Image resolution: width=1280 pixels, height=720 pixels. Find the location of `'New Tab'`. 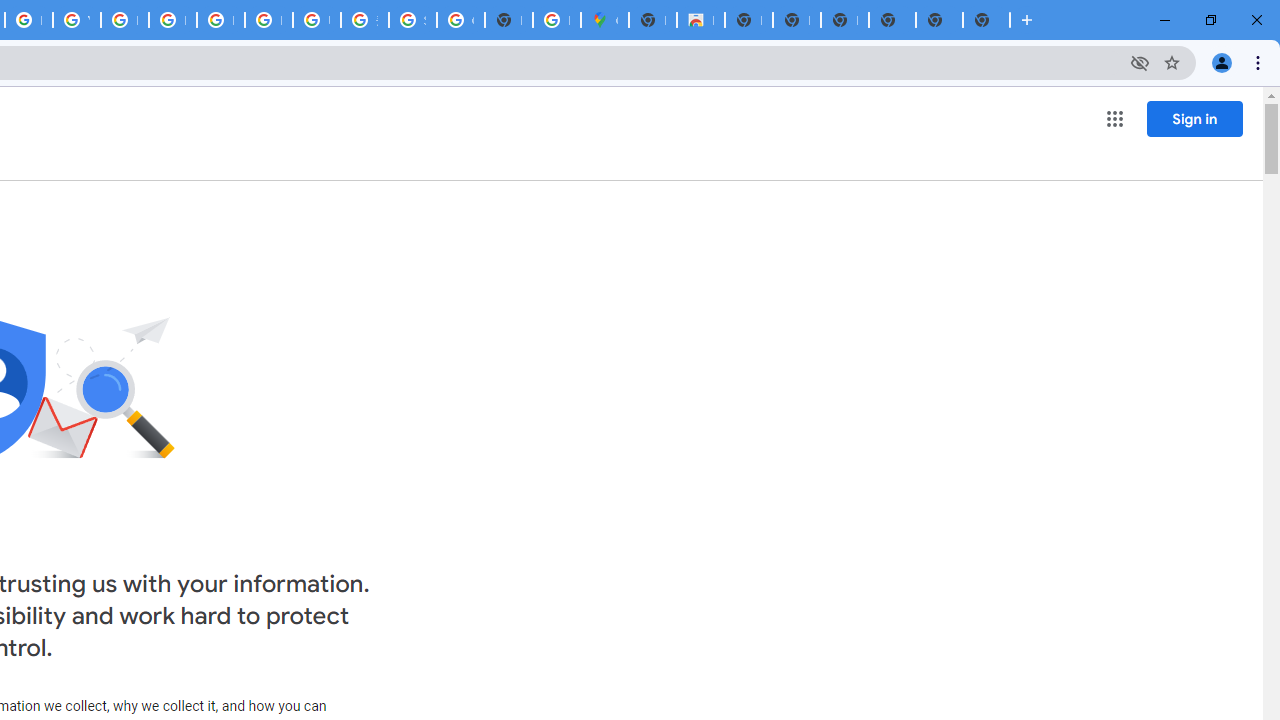

'New Tab' is located at coordinates (891, 20).